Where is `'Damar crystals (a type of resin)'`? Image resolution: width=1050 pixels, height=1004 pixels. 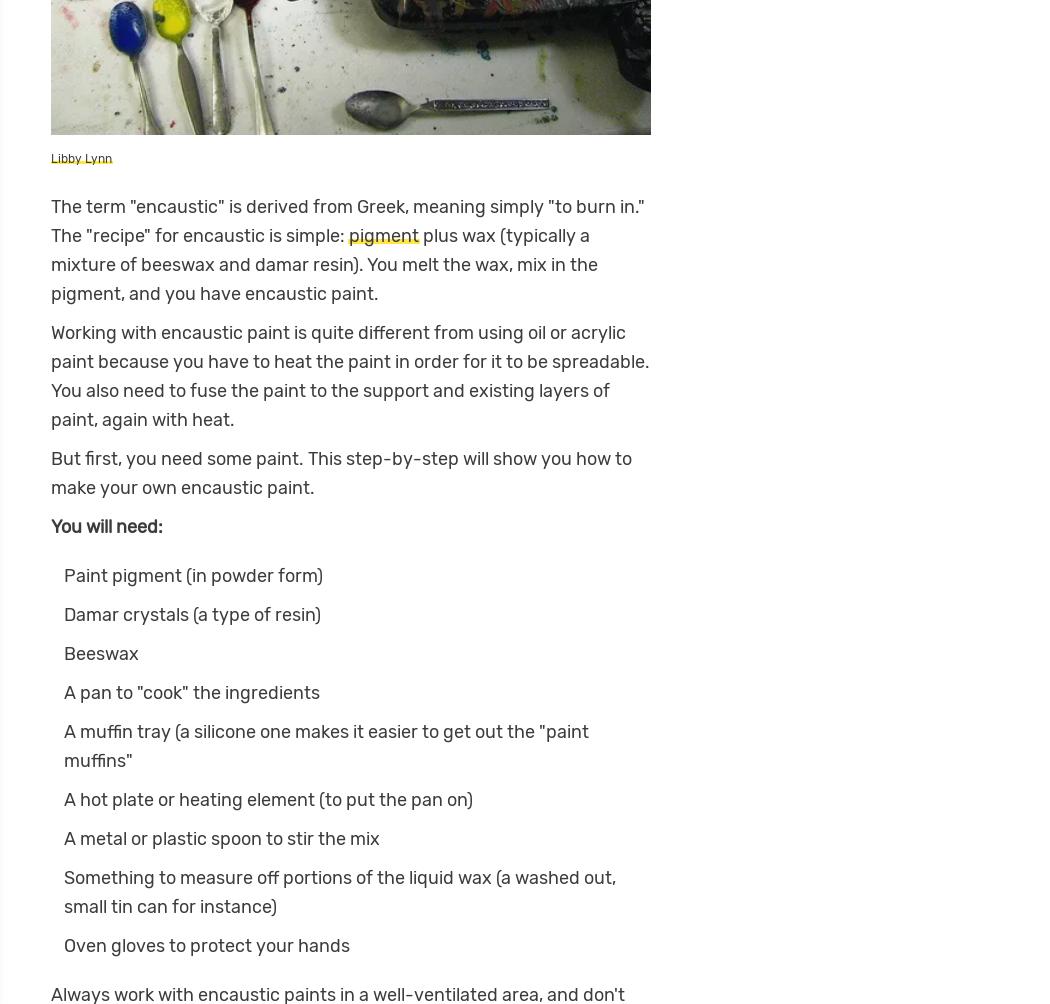 'Damar crystals (a type of resin)' is located at coordinates (190, 614).